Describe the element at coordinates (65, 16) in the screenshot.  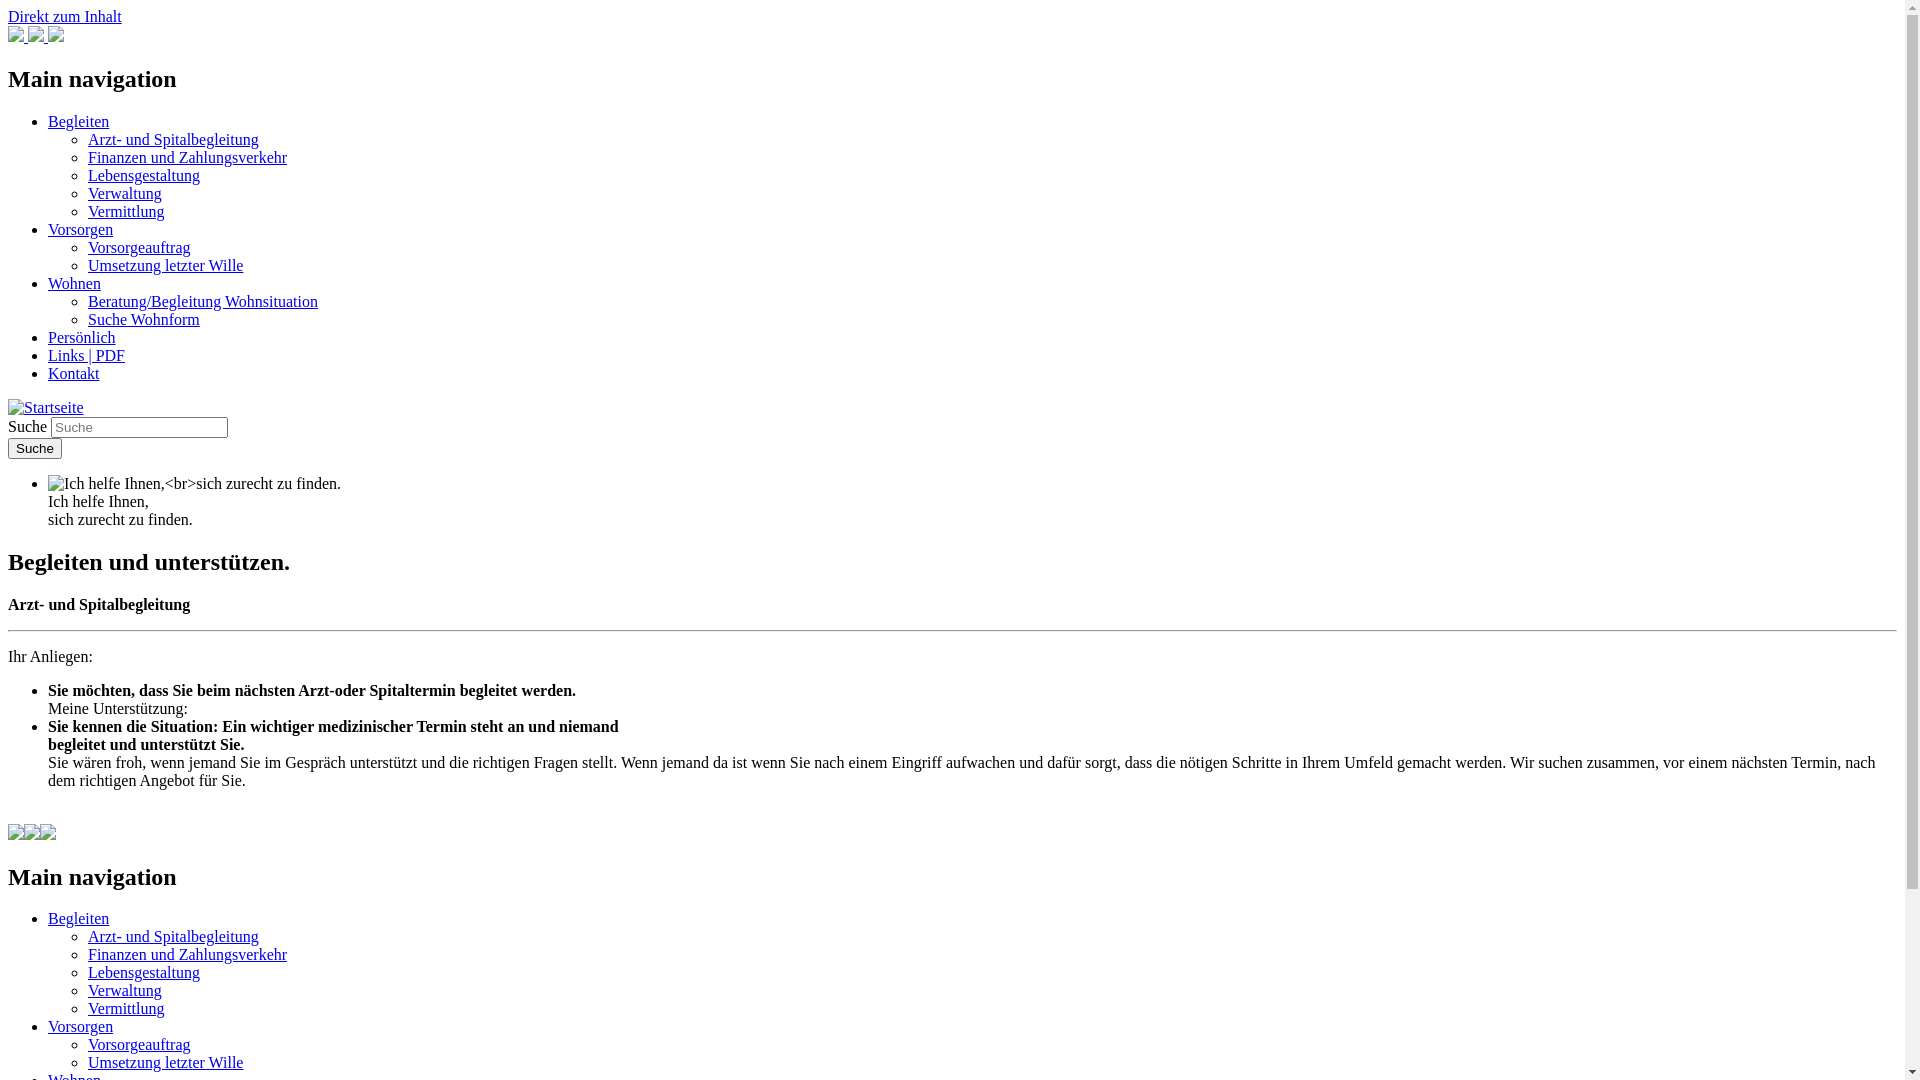
I see `'Direkt zum Inhalt'` at that location.